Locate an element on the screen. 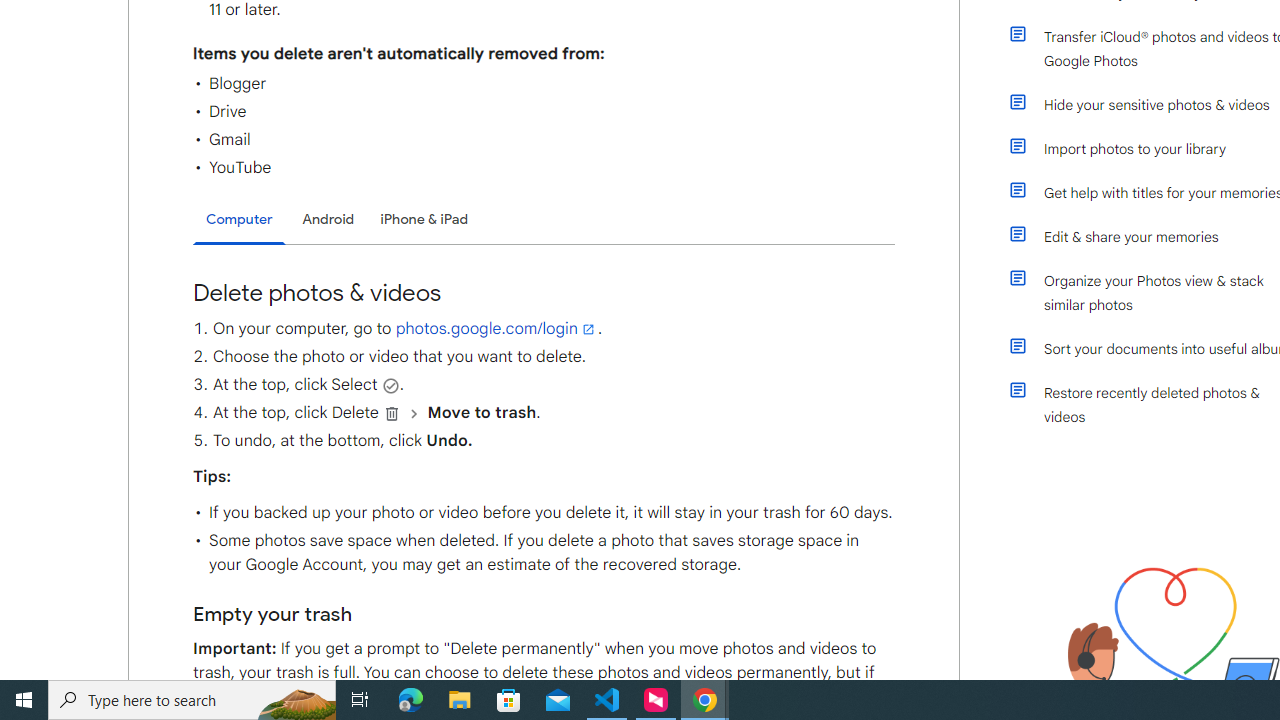  'iPhone & iPad' is located at coordinates (423, 219).